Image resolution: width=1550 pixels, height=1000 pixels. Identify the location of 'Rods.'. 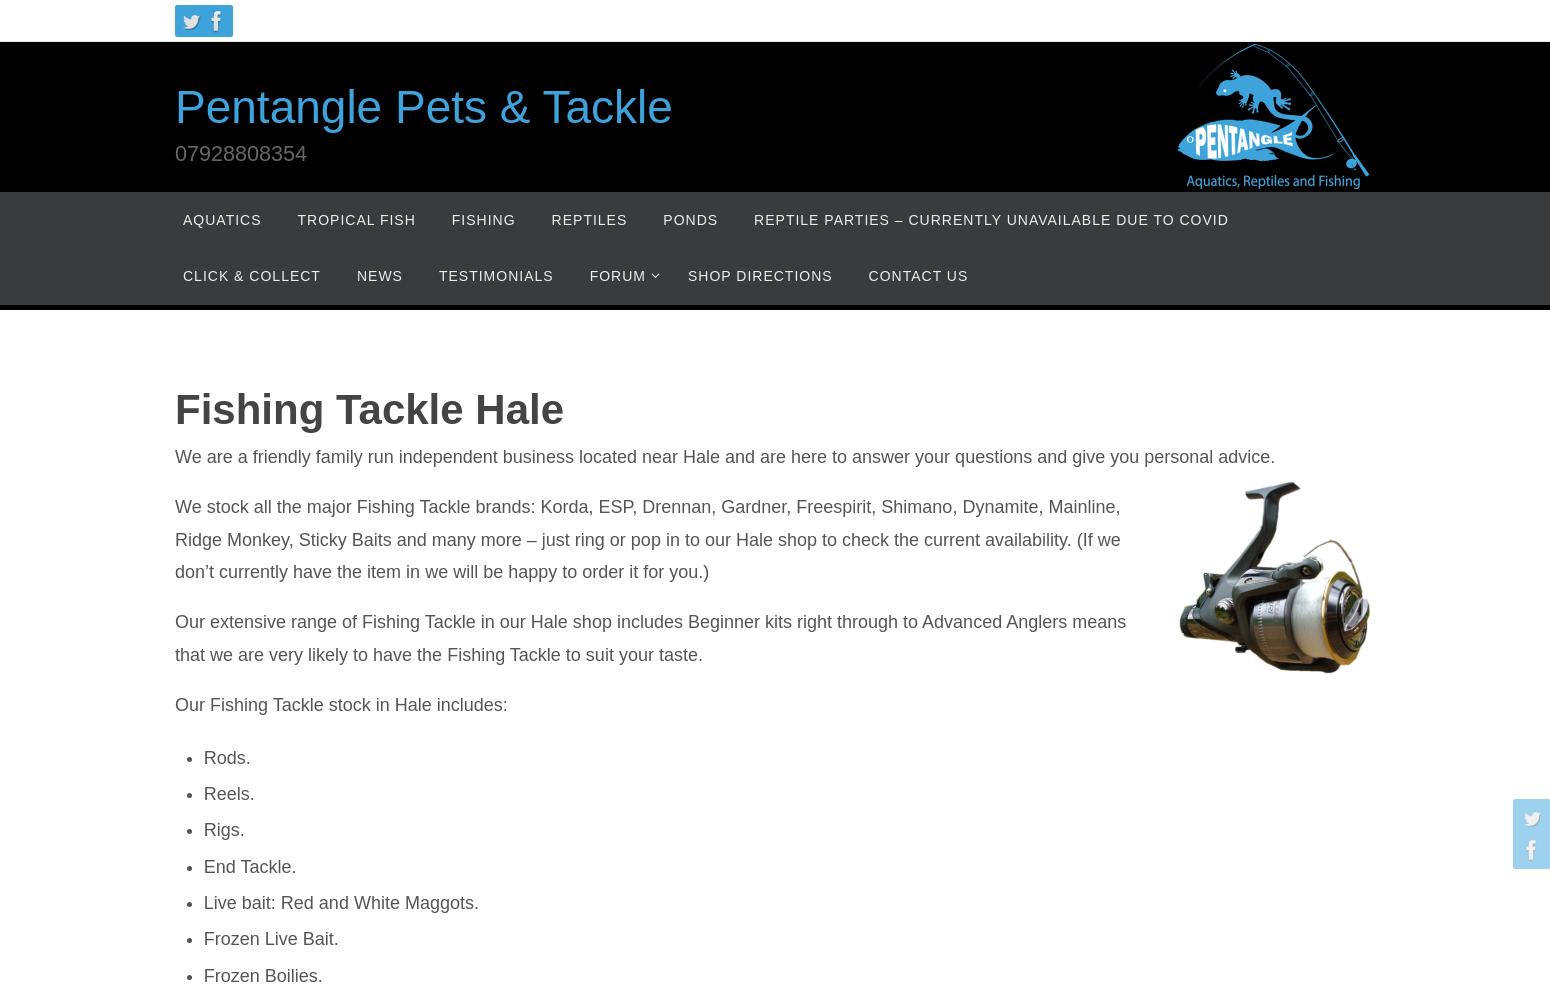
(202, 757).